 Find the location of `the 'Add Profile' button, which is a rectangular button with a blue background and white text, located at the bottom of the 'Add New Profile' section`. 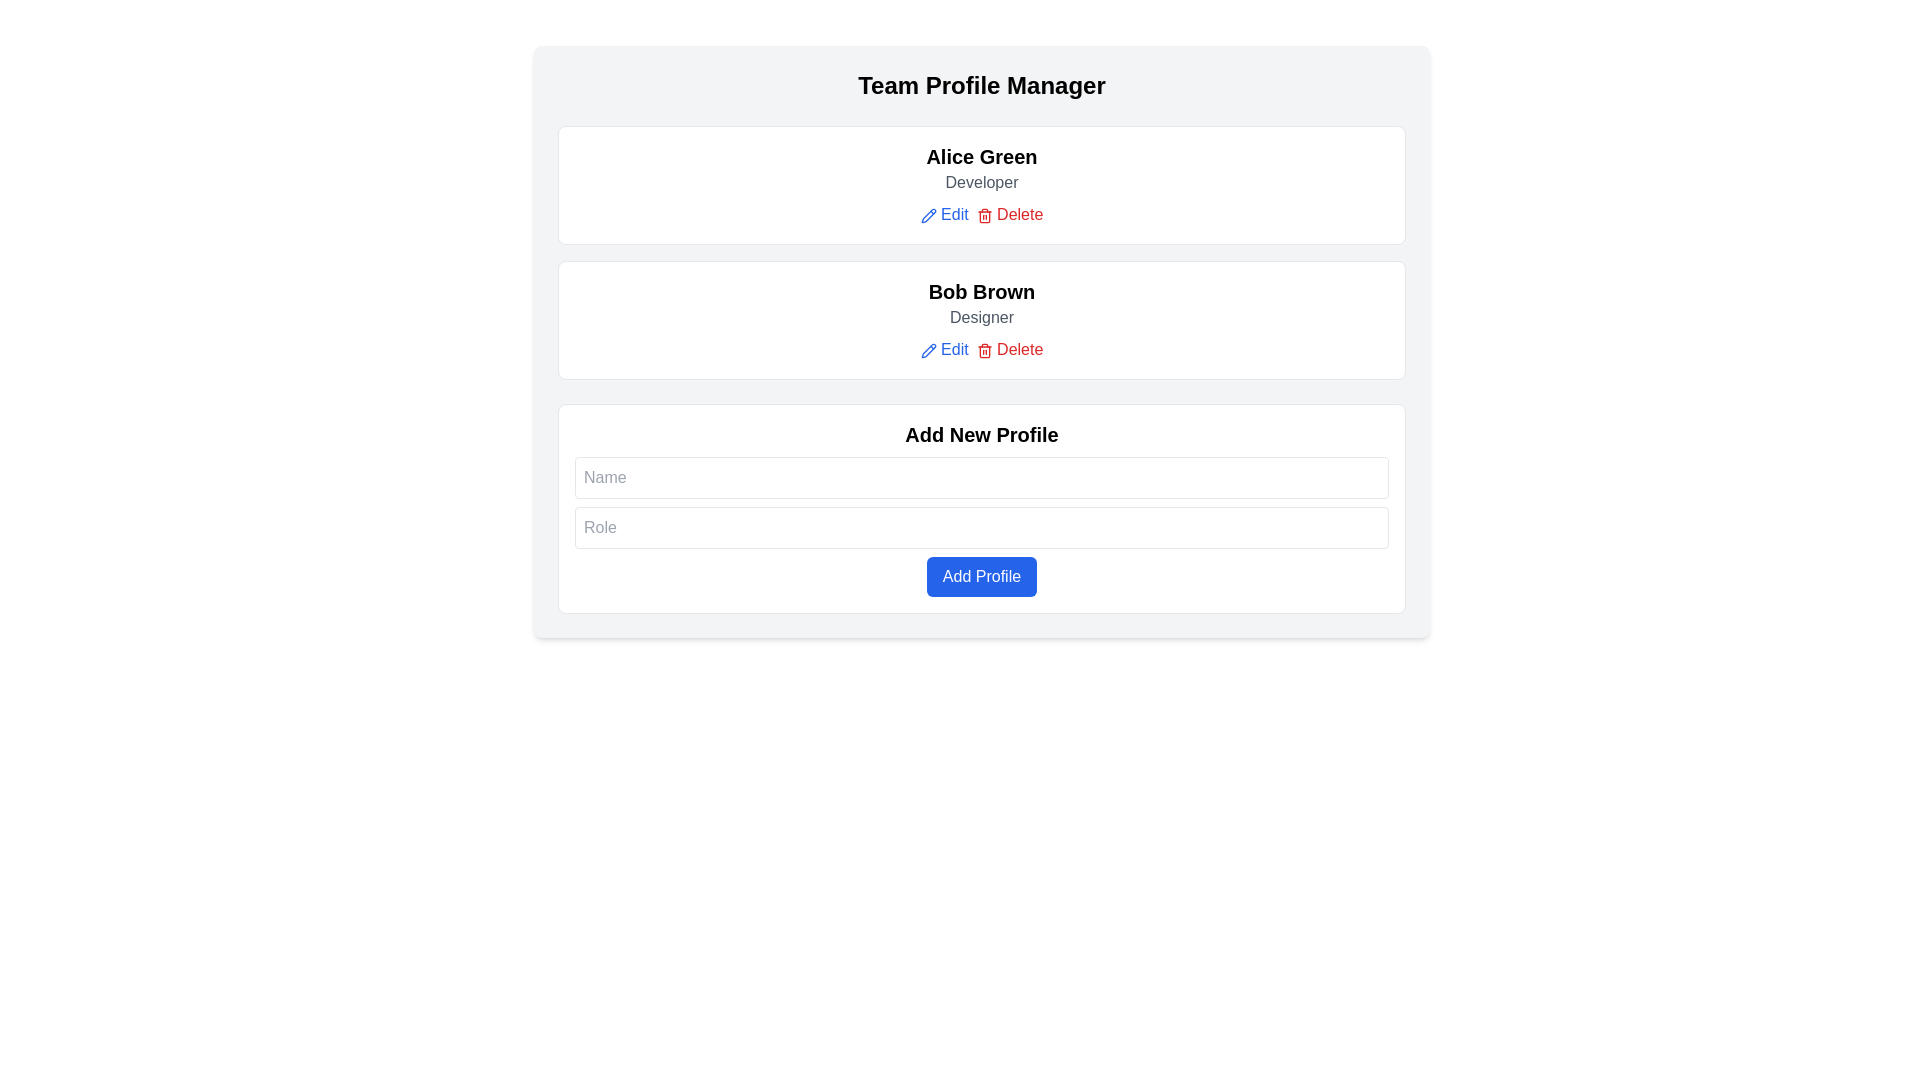

the 'Add Profile' button, which is a rectangular button with a blue background and white text, located at the bottom of the 'Add New Profile' section is located at coordinates (982, 576).